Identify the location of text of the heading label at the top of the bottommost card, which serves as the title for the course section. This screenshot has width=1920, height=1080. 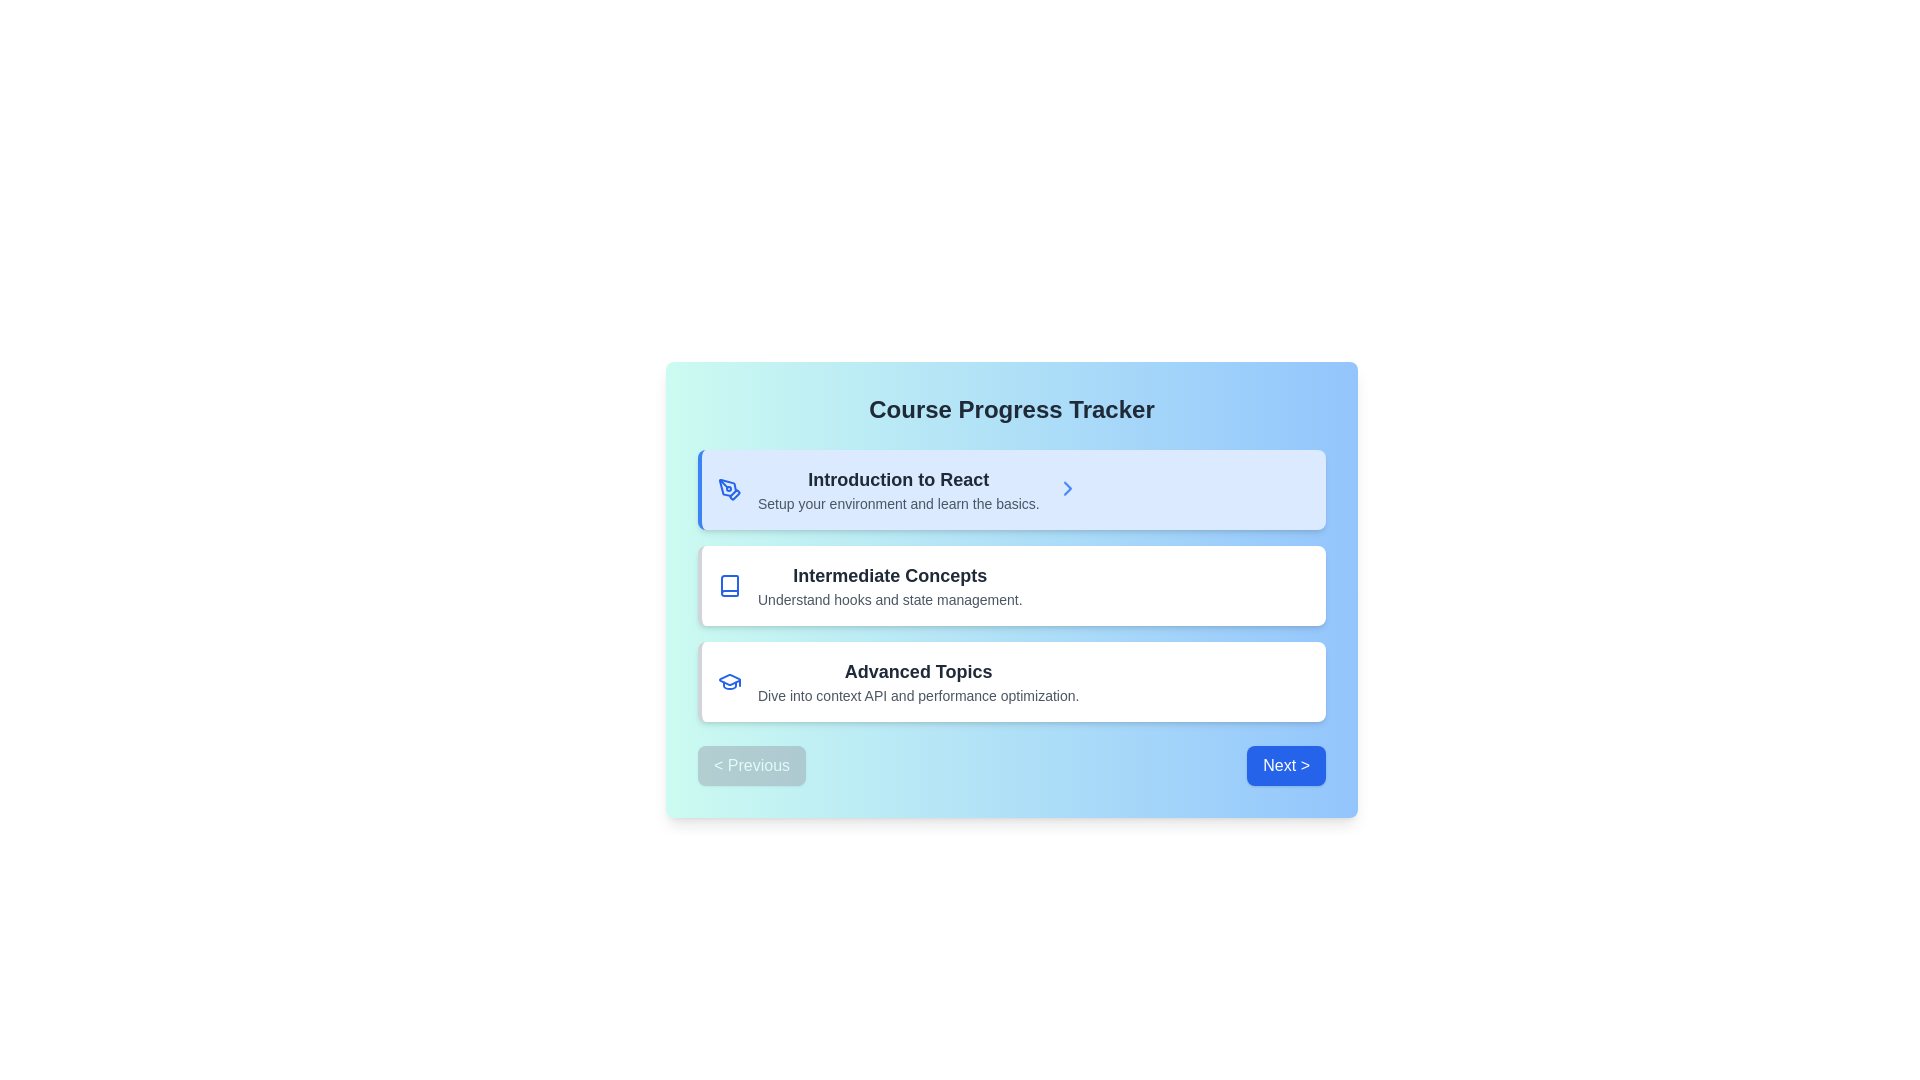
(917, 671).